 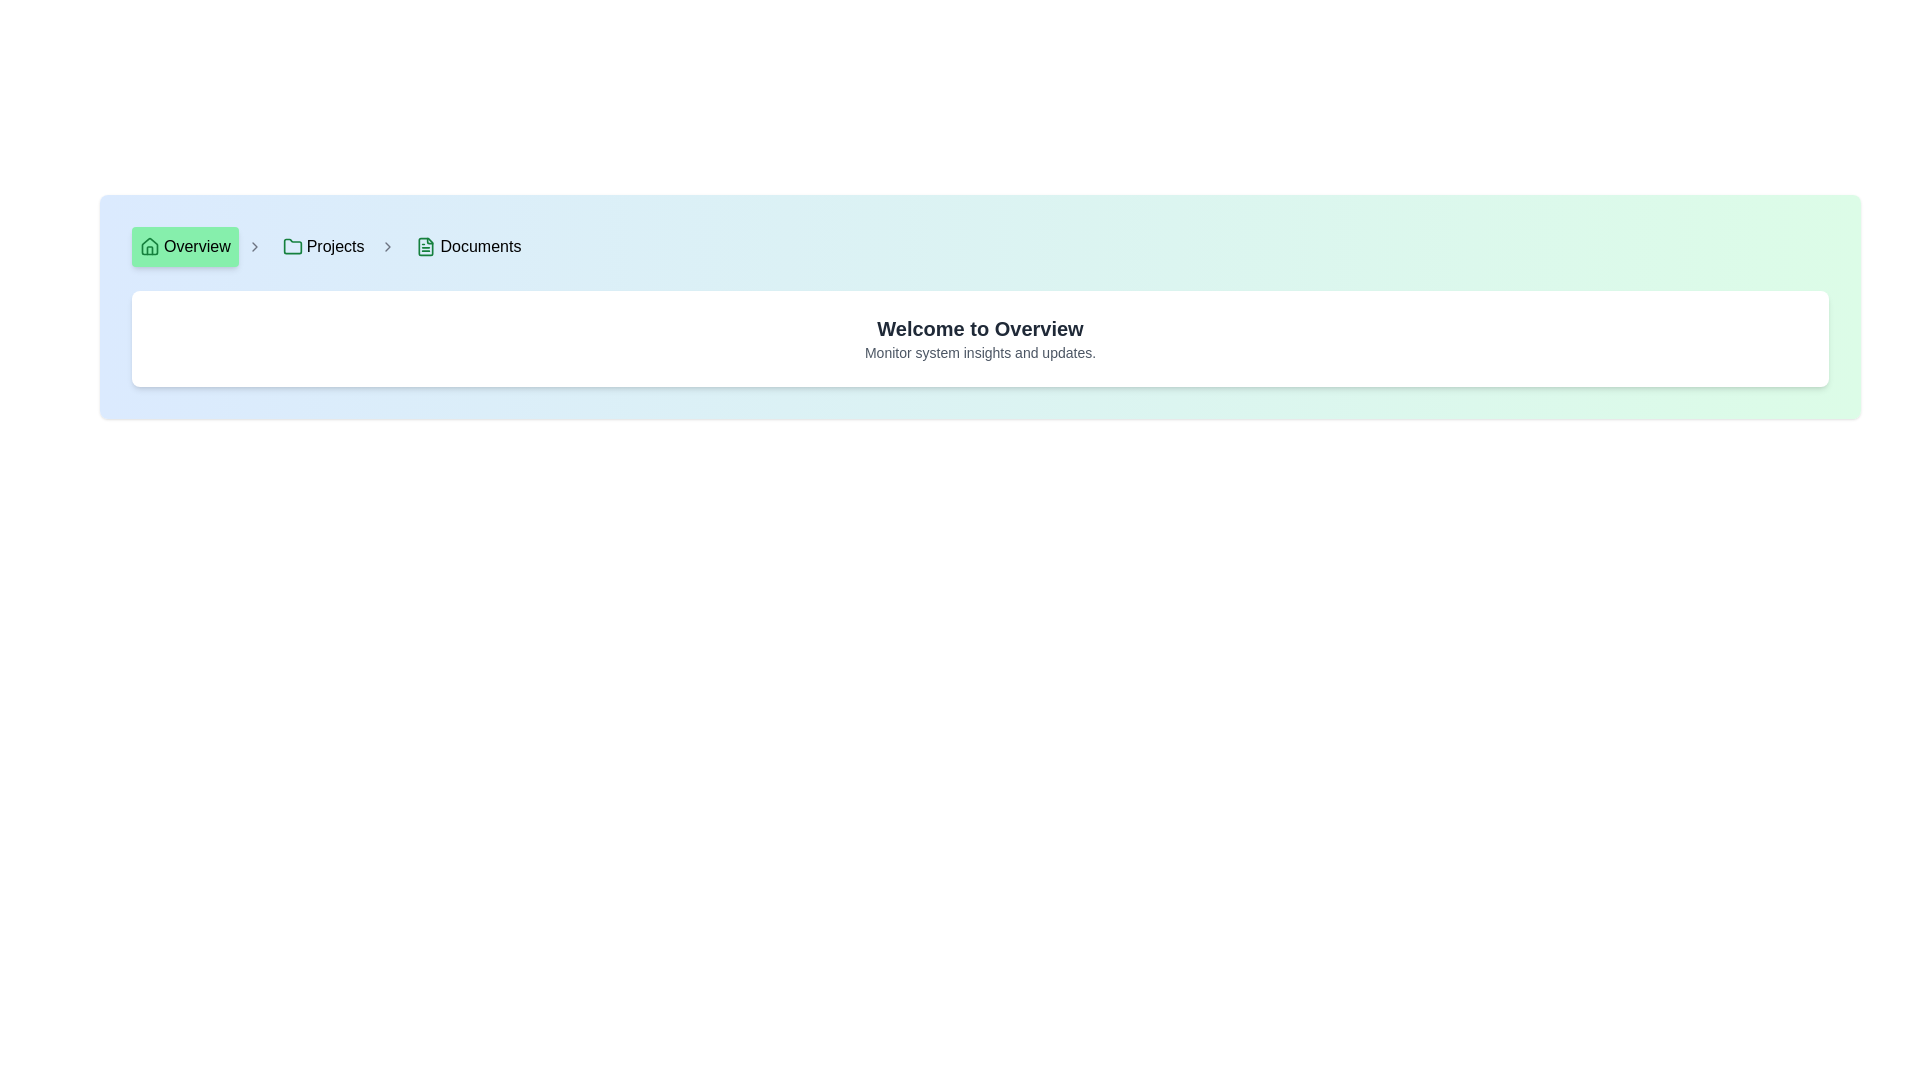 I want to click on the rightward chevron icon in the breadcrumb navigation that follows the text 'Projects', so click(x=388, y=245).